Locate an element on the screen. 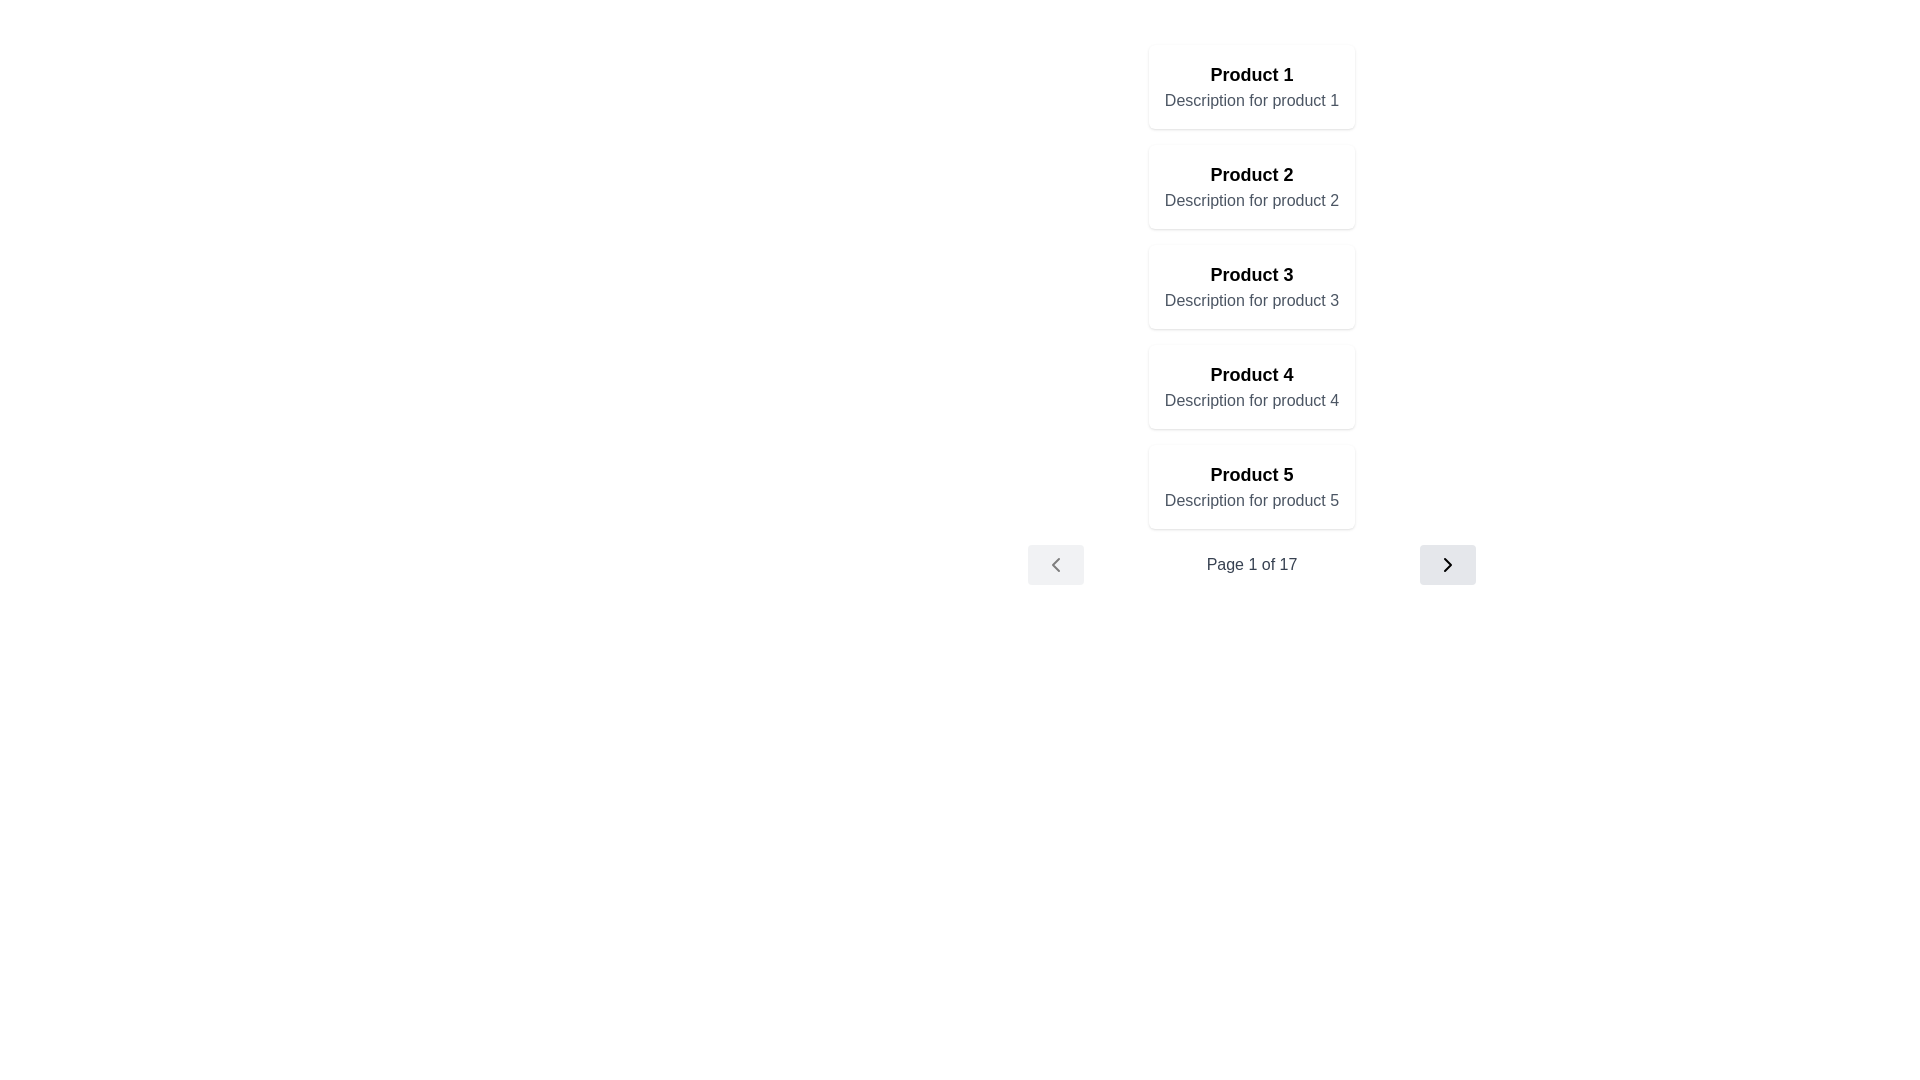 The image size is (1920, 1080). text label styled in gray that displays 'Description for product 1', located below the title 'Product 1' in the first card of a vertically stacked list is located at coordinates (1251, 100).